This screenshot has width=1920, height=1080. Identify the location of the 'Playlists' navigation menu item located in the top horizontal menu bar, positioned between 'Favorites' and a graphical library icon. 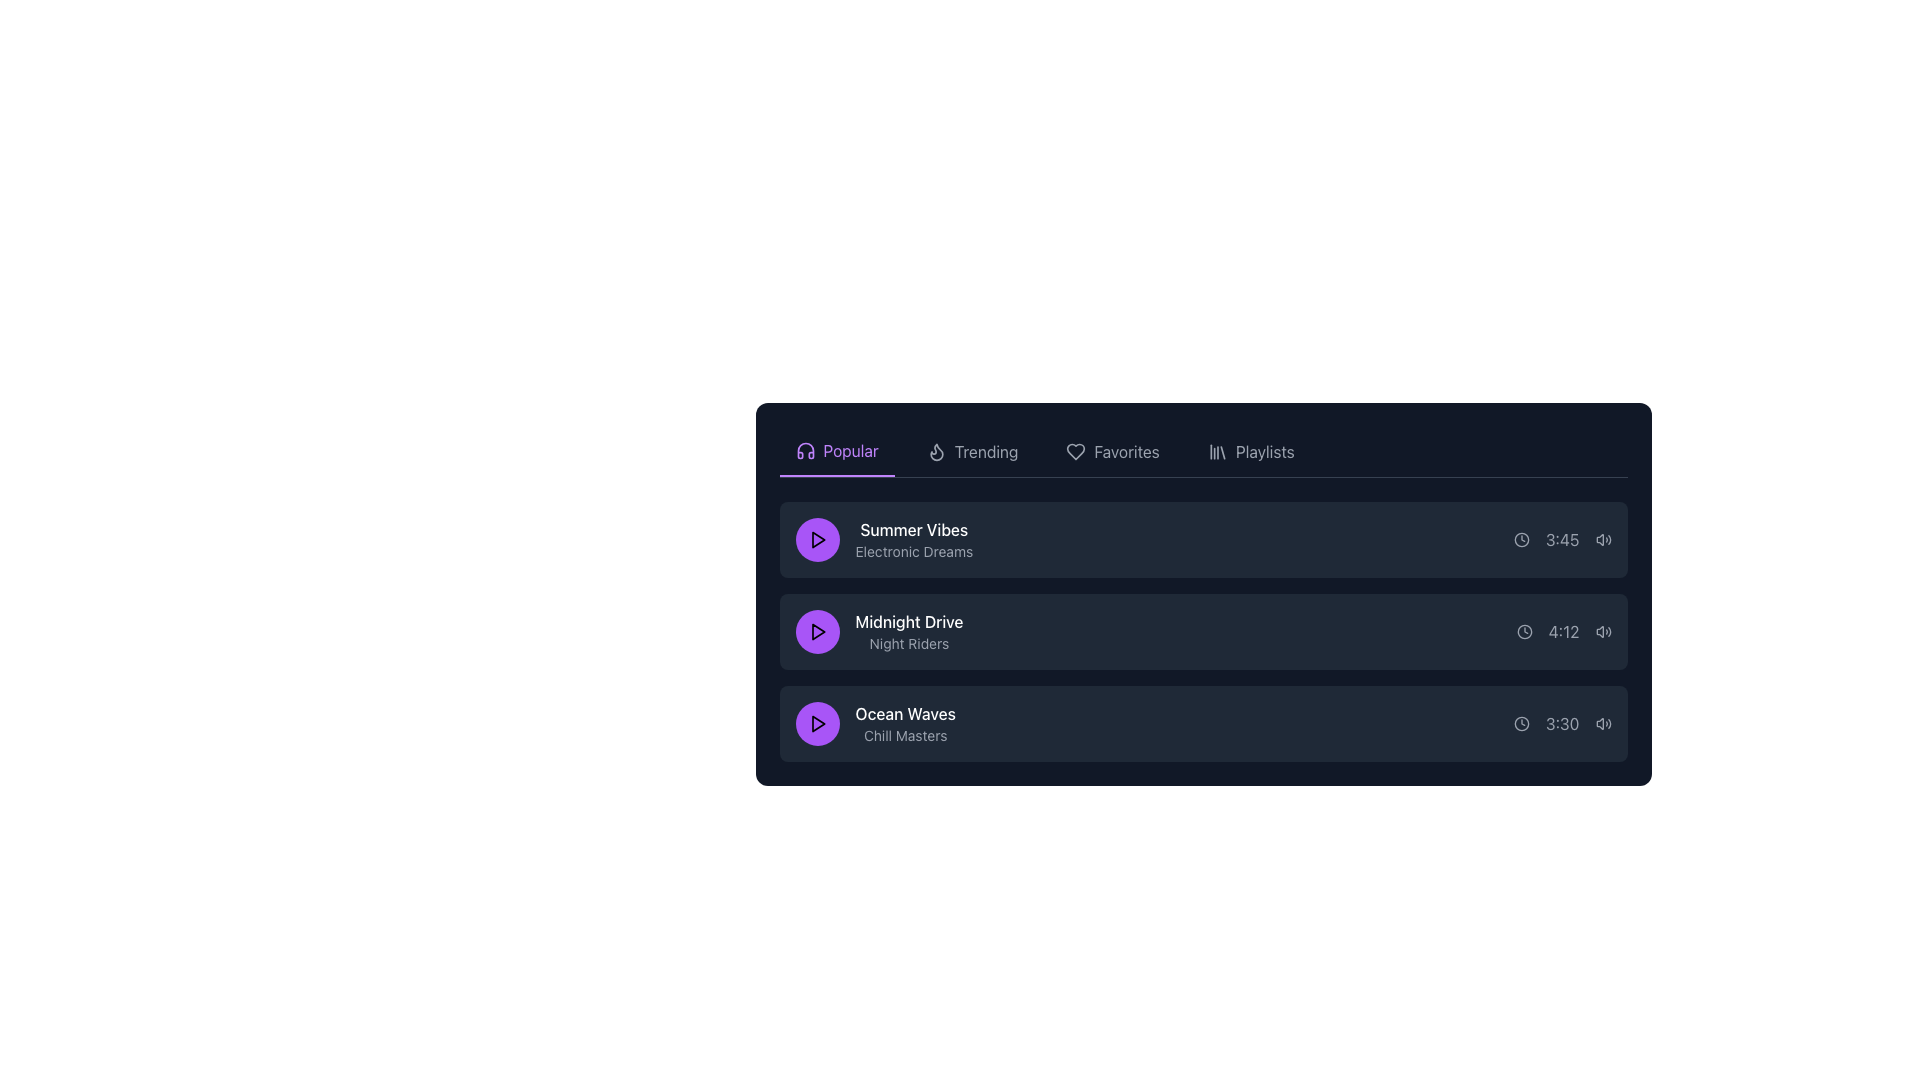
(1264, 451).